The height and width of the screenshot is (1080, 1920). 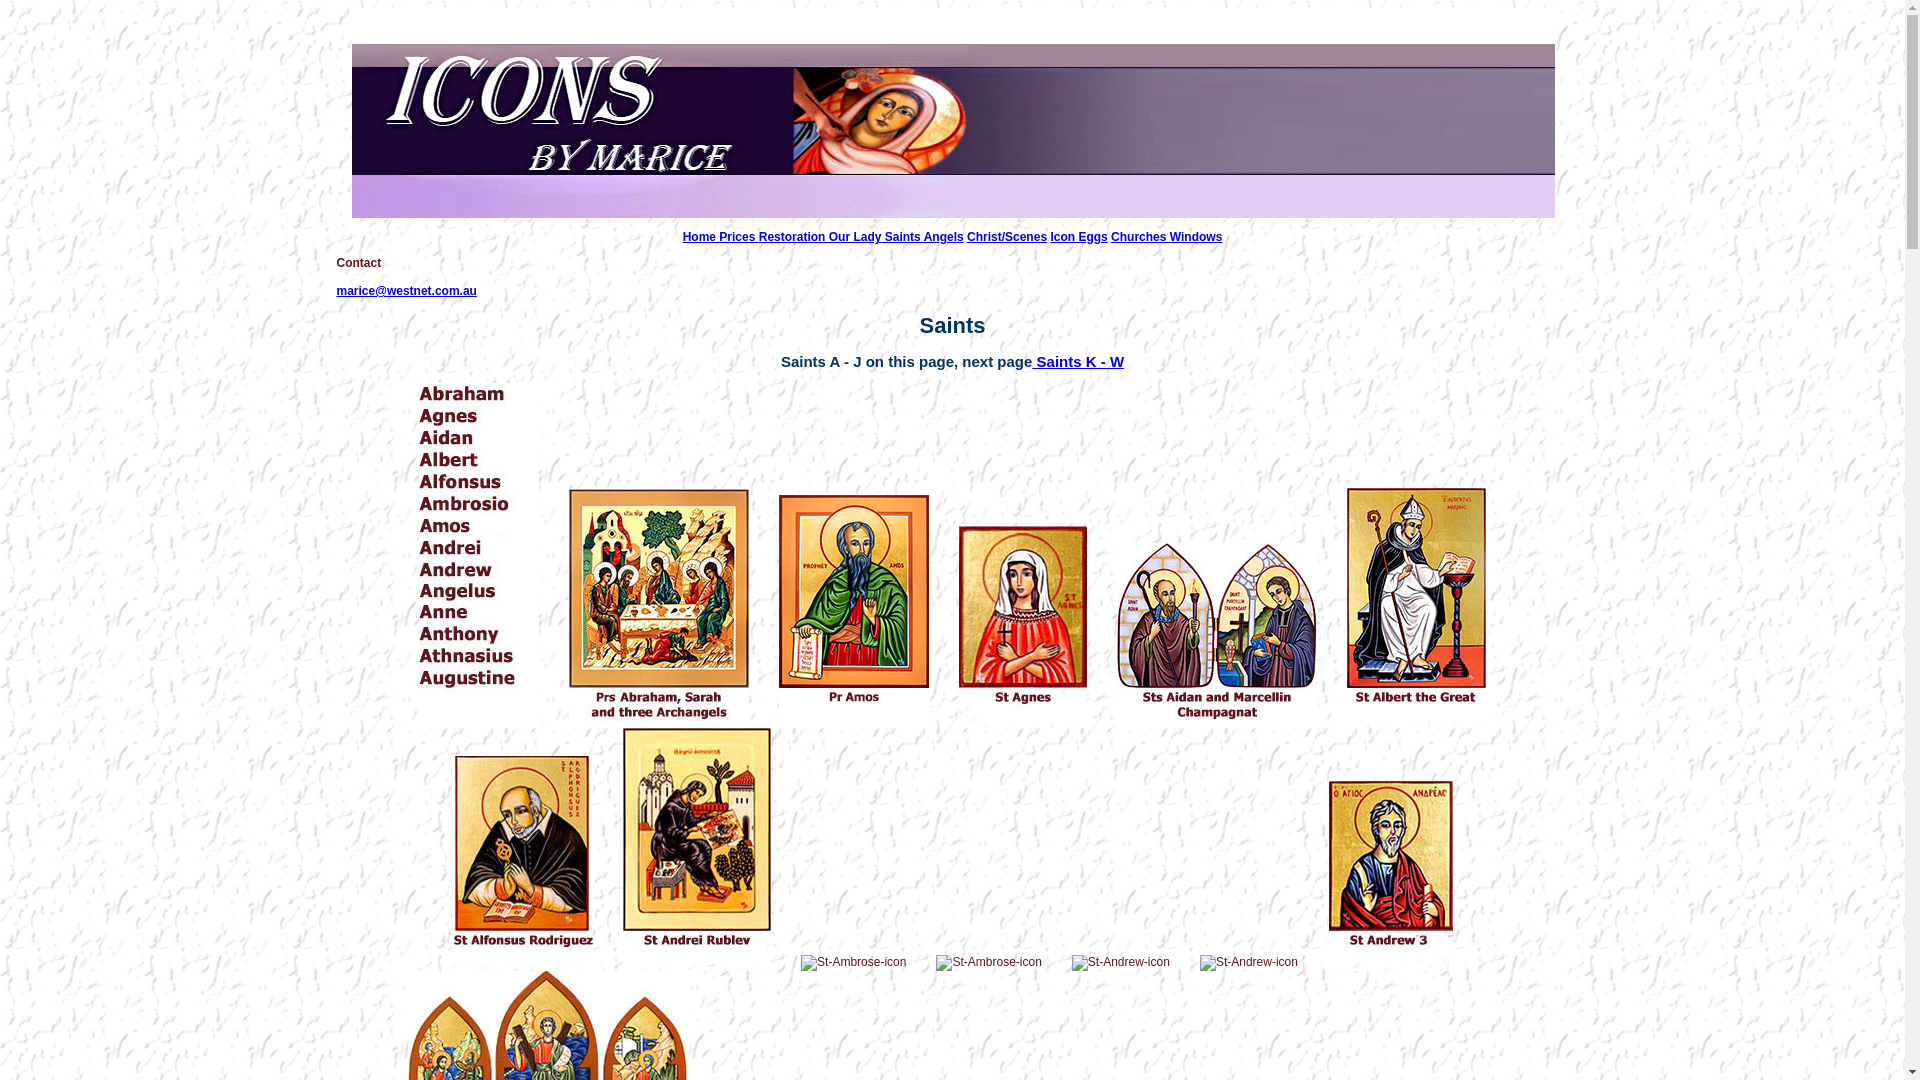 I want to click on 'Churches', so click(x=1140, y=235).